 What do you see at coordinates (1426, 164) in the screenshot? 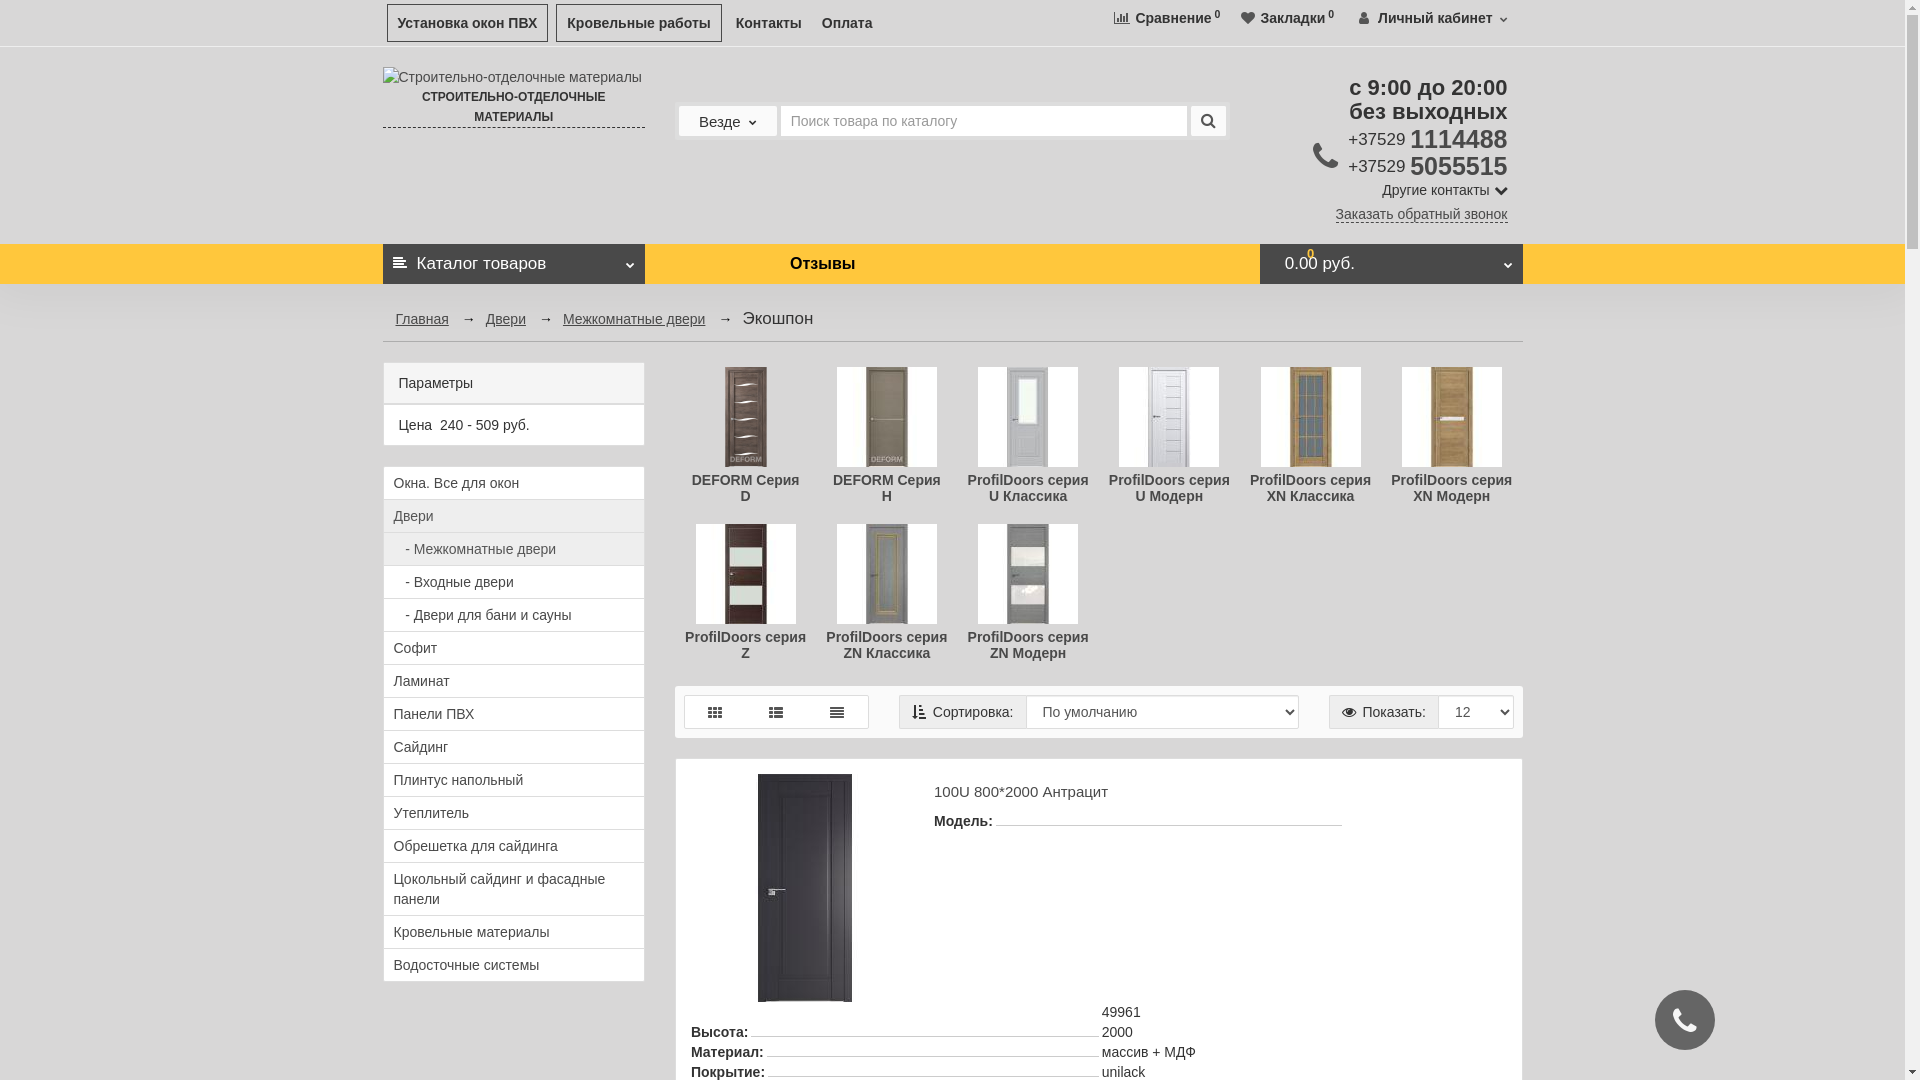
I see `'+37529 5055515'` at bounding box center [1426, 164].